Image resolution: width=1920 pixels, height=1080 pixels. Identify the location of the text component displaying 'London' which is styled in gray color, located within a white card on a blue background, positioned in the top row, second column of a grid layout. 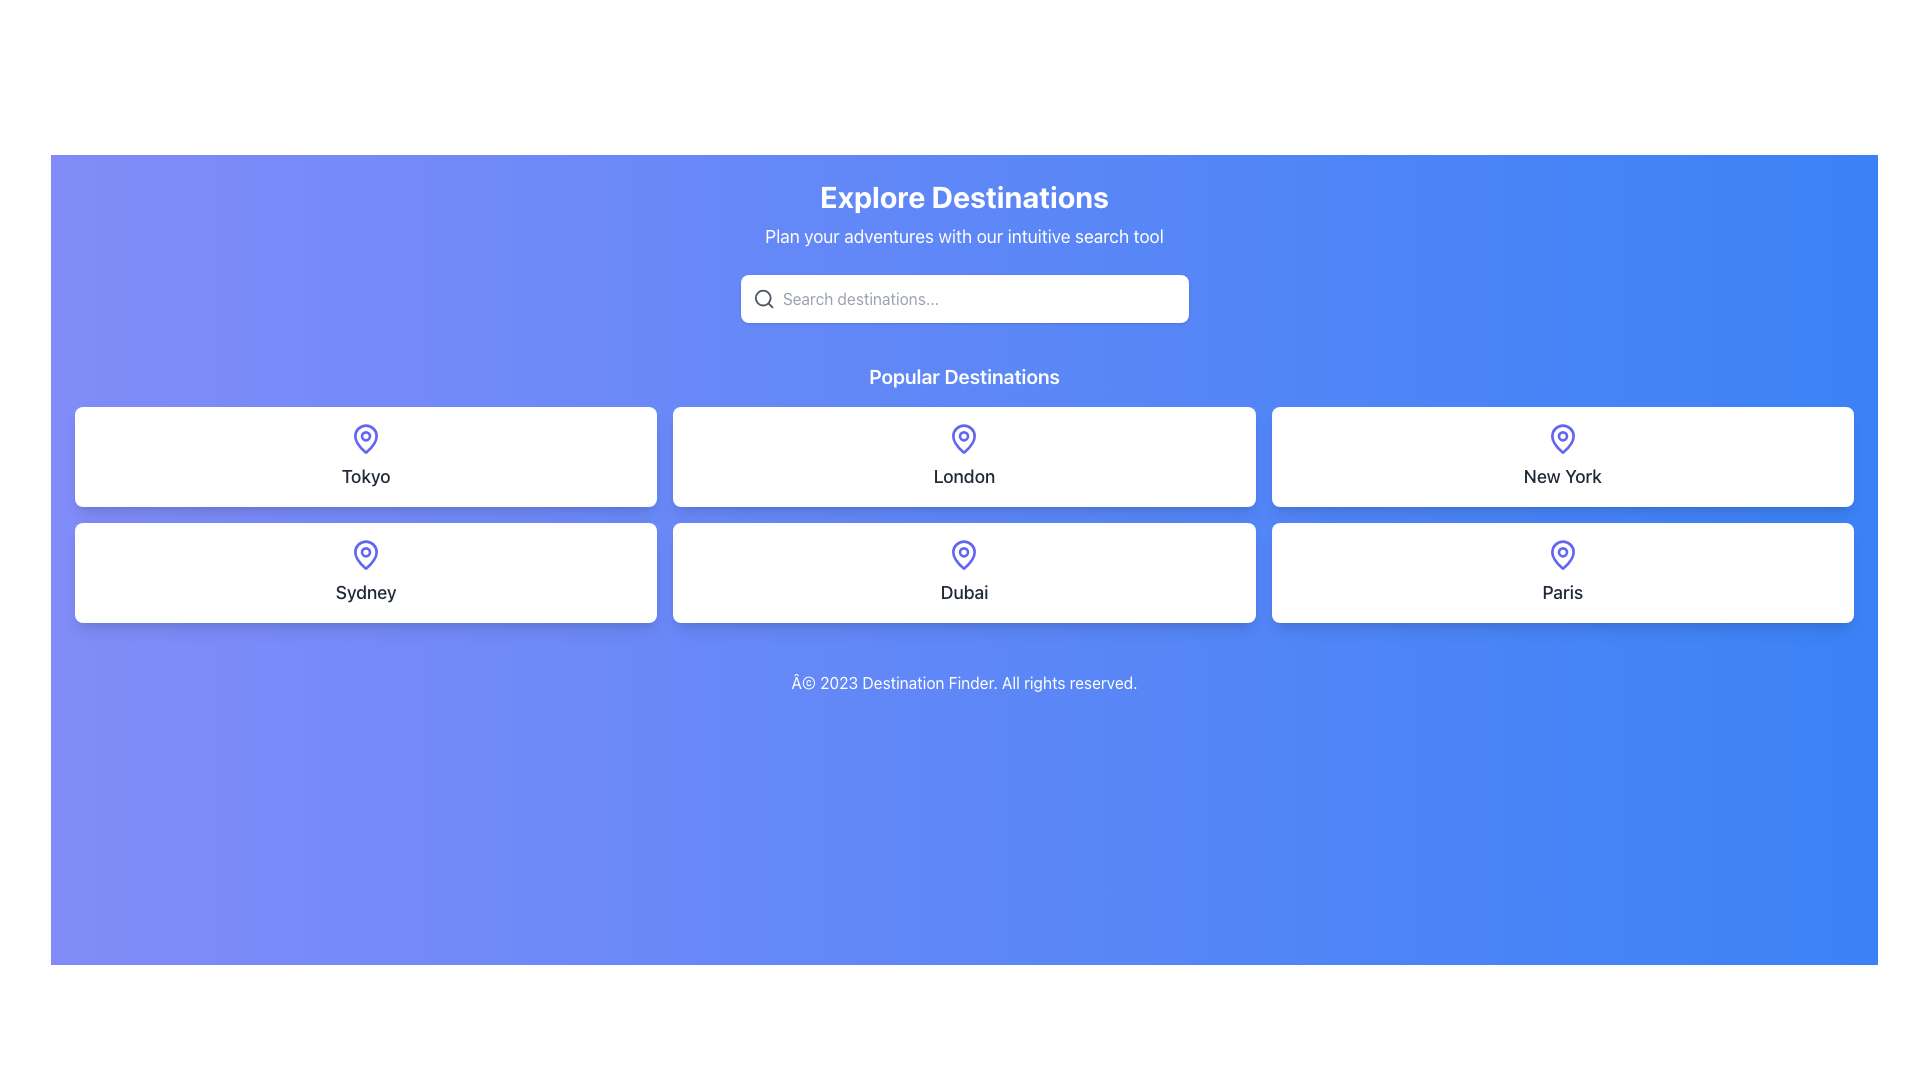
(964, 477).